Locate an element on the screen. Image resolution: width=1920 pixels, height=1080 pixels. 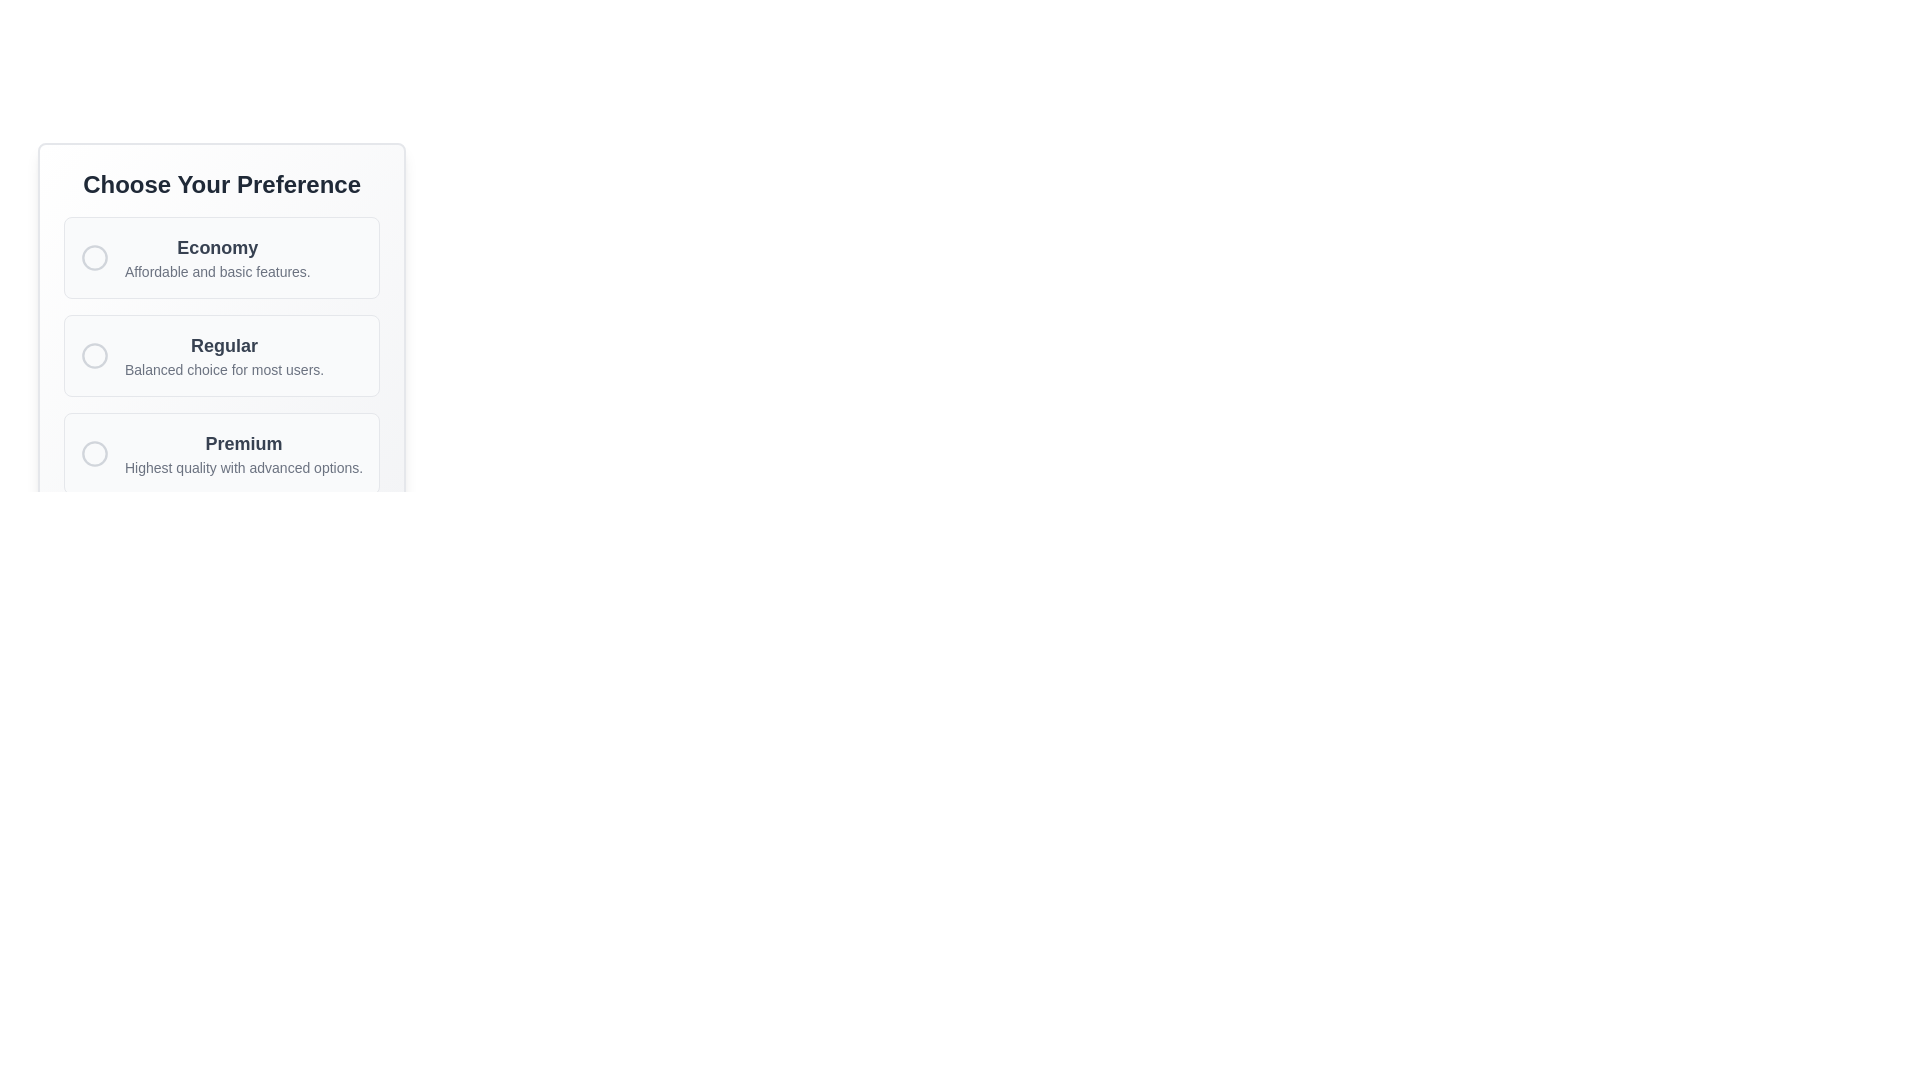
the descriptive text element providing additional information about the 'Premium' option in the selection interface, located below the 'Premium' text is located at coordinates (243, 467).